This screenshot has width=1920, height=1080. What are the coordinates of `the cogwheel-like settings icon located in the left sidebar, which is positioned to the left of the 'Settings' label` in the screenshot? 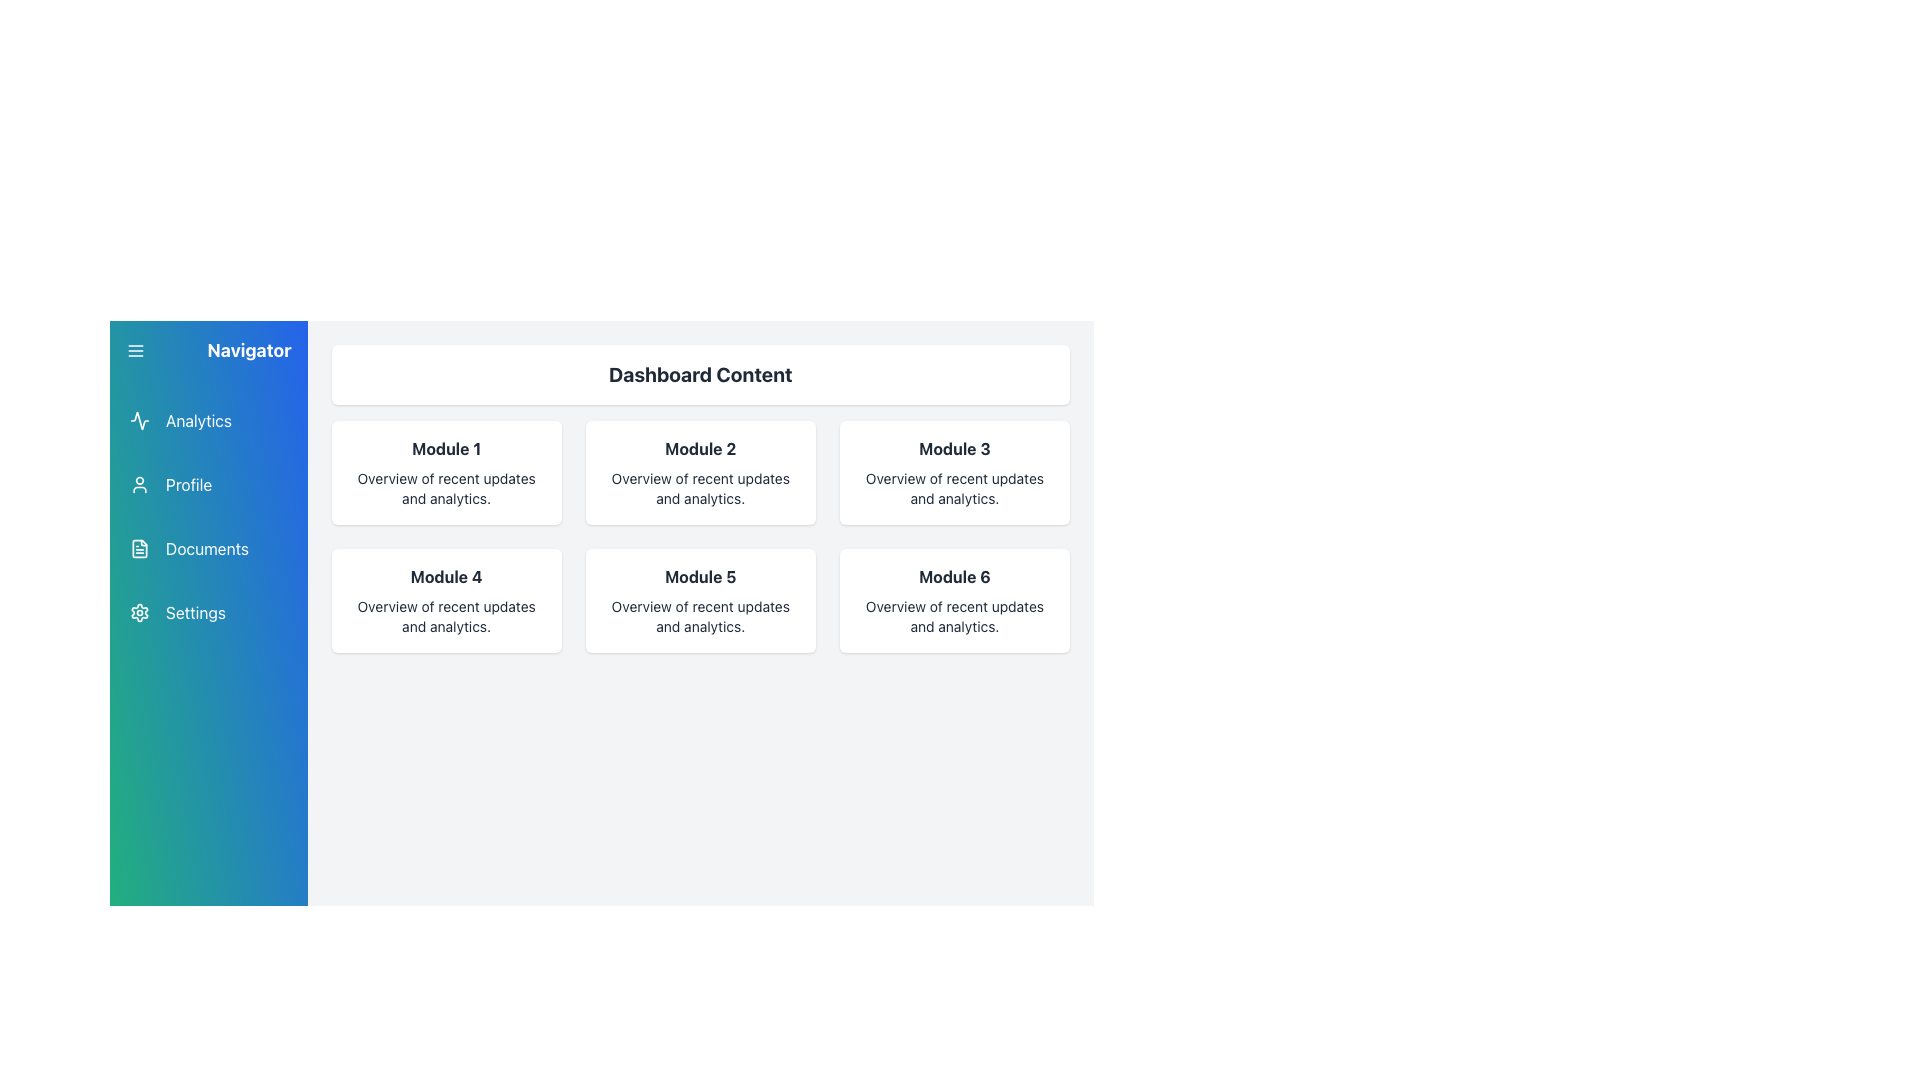 It's located at (138, 612).